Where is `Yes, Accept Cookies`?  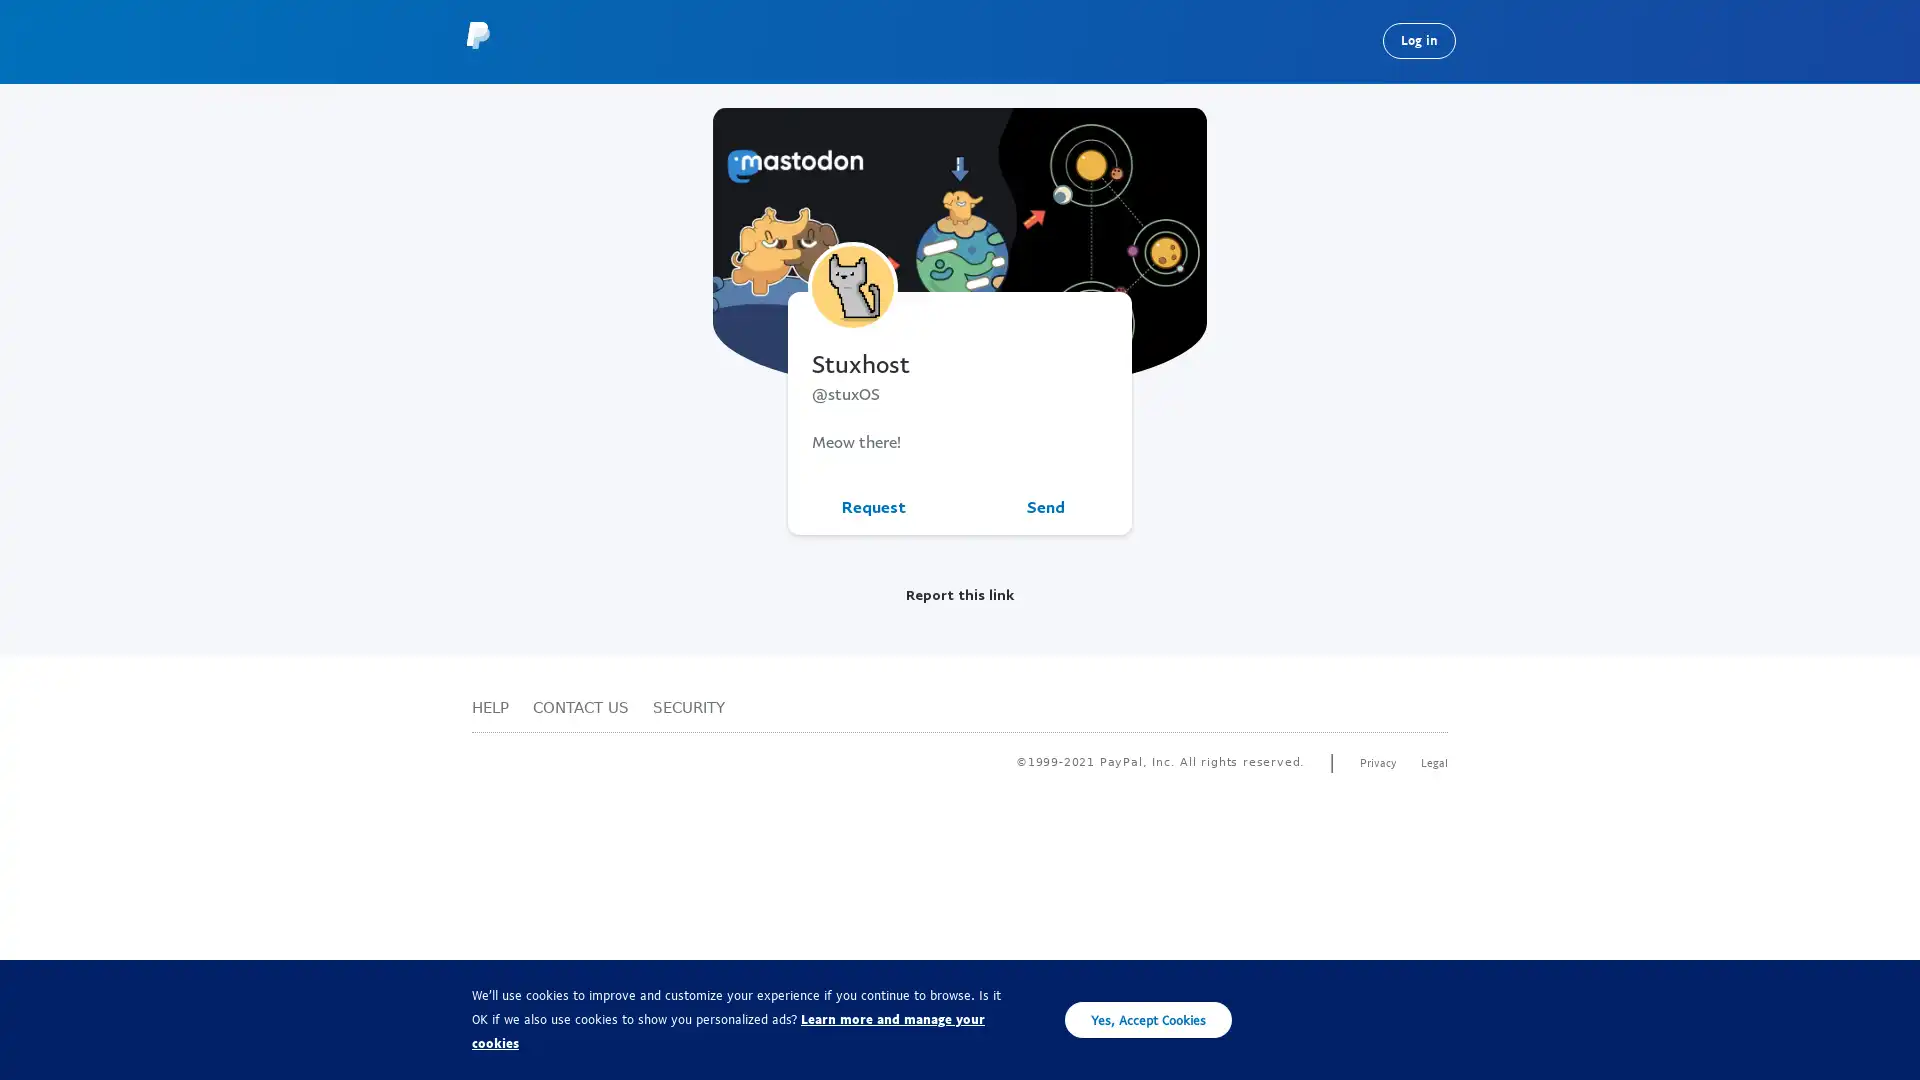
Yes, Accept Cookies is located at coordinates (1148, 1019).